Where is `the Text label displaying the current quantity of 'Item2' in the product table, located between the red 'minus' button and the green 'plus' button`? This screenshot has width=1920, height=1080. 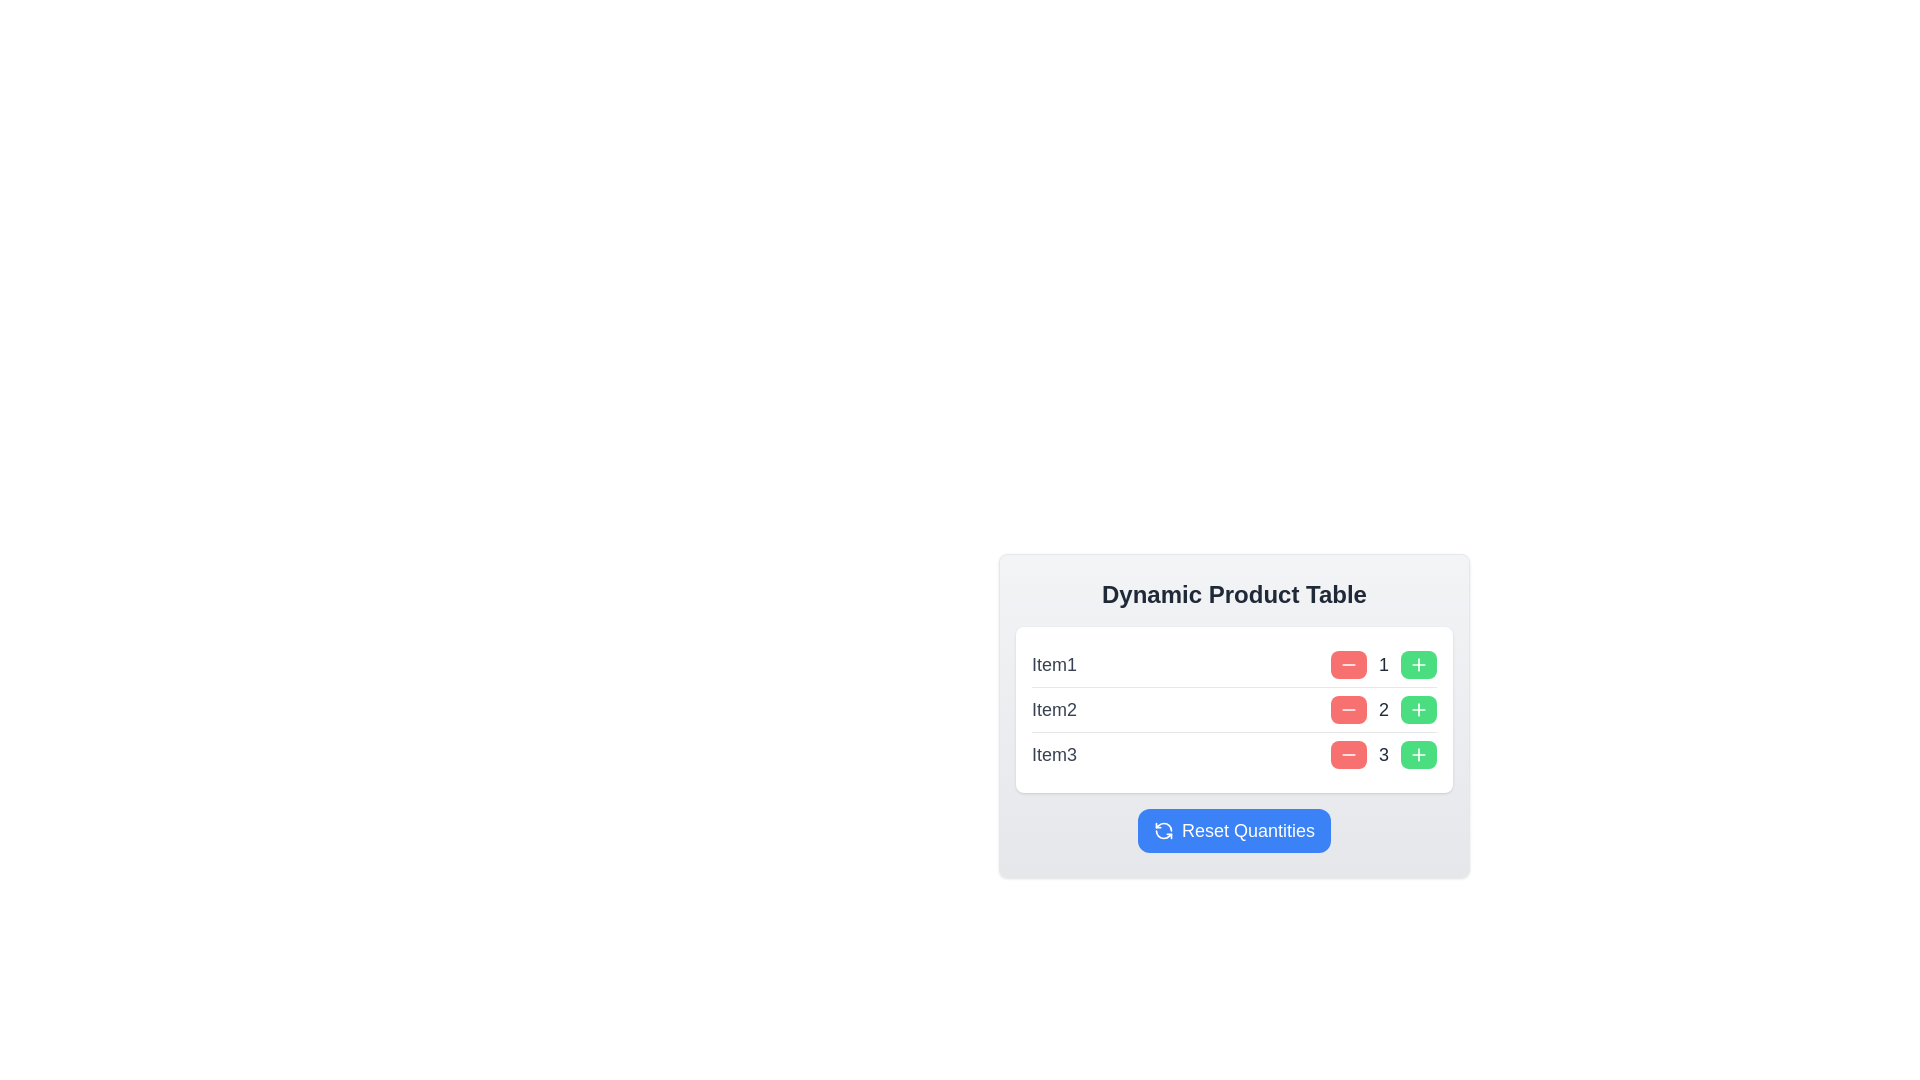
the Text label displaying the current quantity of 'Item2' in the product table, located between the red 'minus' button and the green 'plus' button is located at coordinates (1382, 708).